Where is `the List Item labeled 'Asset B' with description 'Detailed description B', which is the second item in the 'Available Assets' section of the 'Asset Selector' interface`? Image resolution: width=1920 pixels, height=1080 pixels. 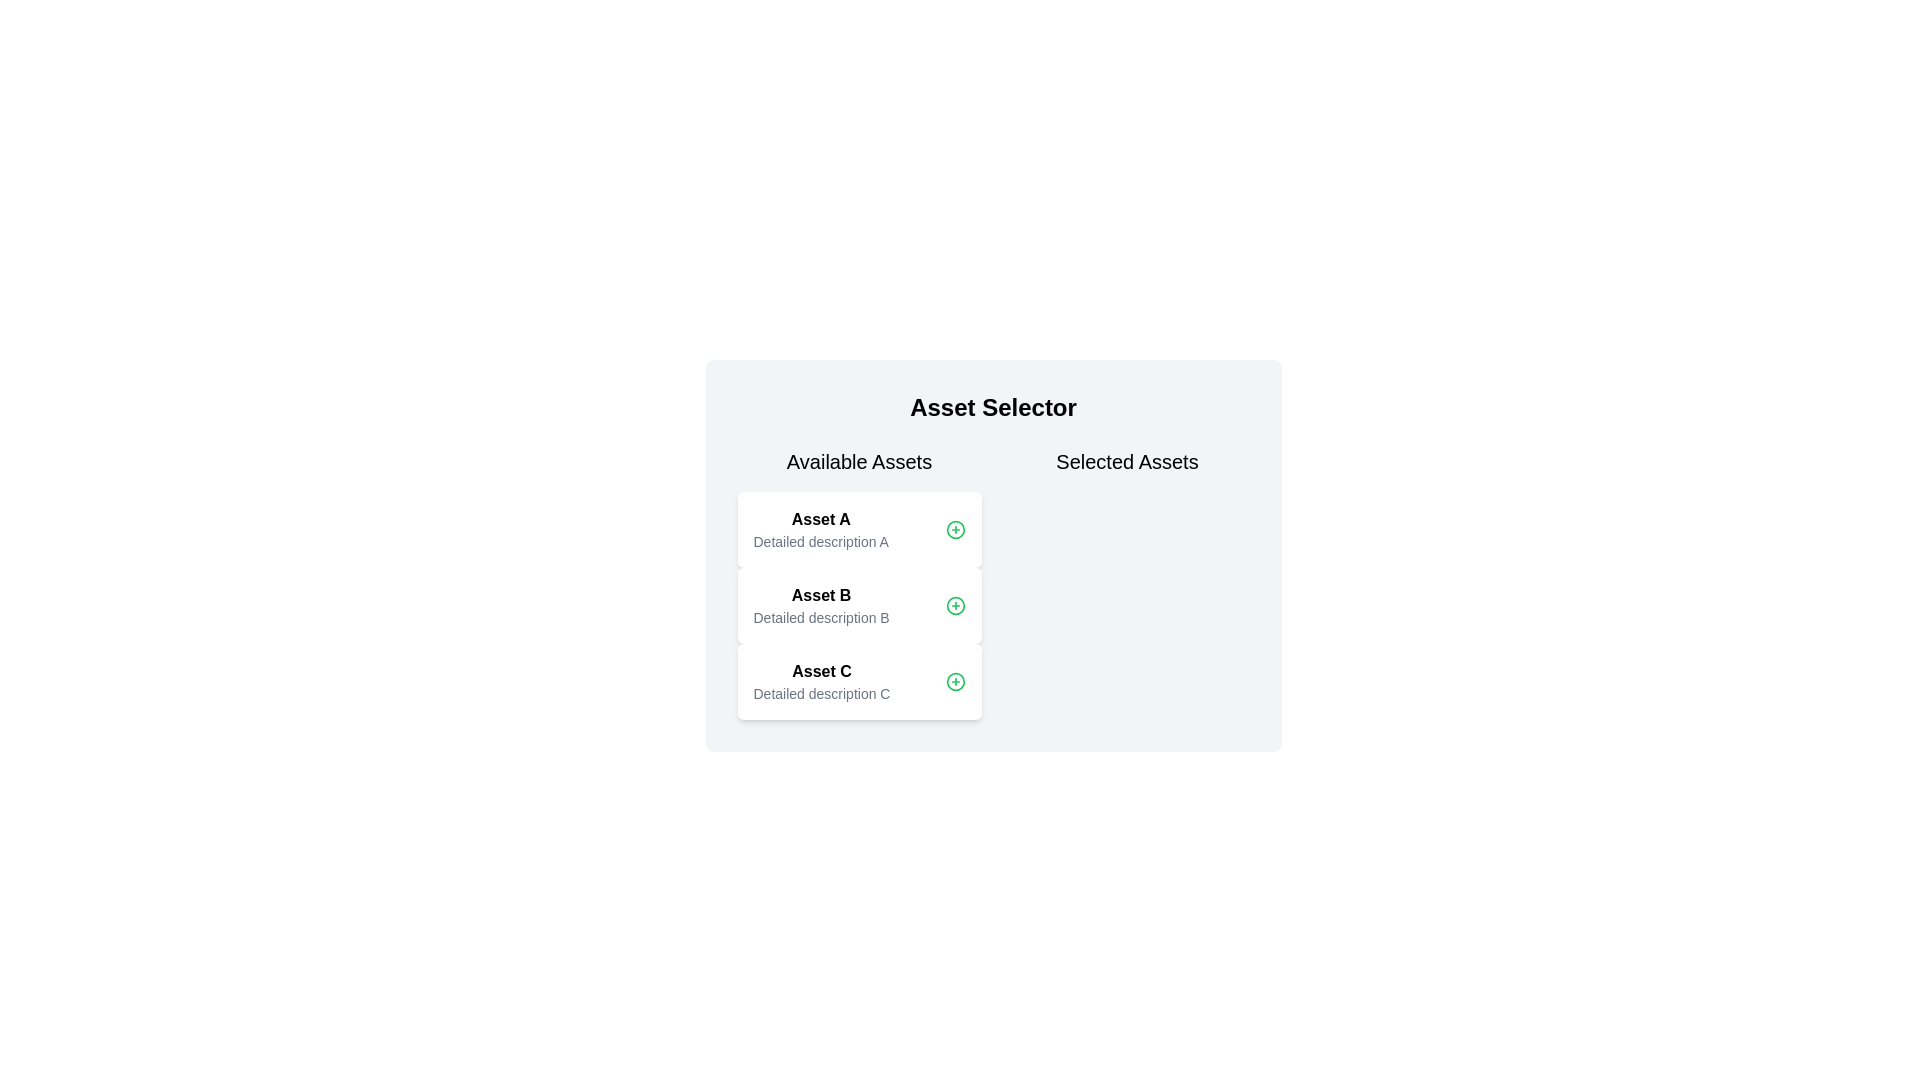 the List Item labeled 'Asset B' with description 'Detailed description B', which is the second item in the 'Available Assets' section of the 'Asset Selector' interface is located at coordinates (859, 583).